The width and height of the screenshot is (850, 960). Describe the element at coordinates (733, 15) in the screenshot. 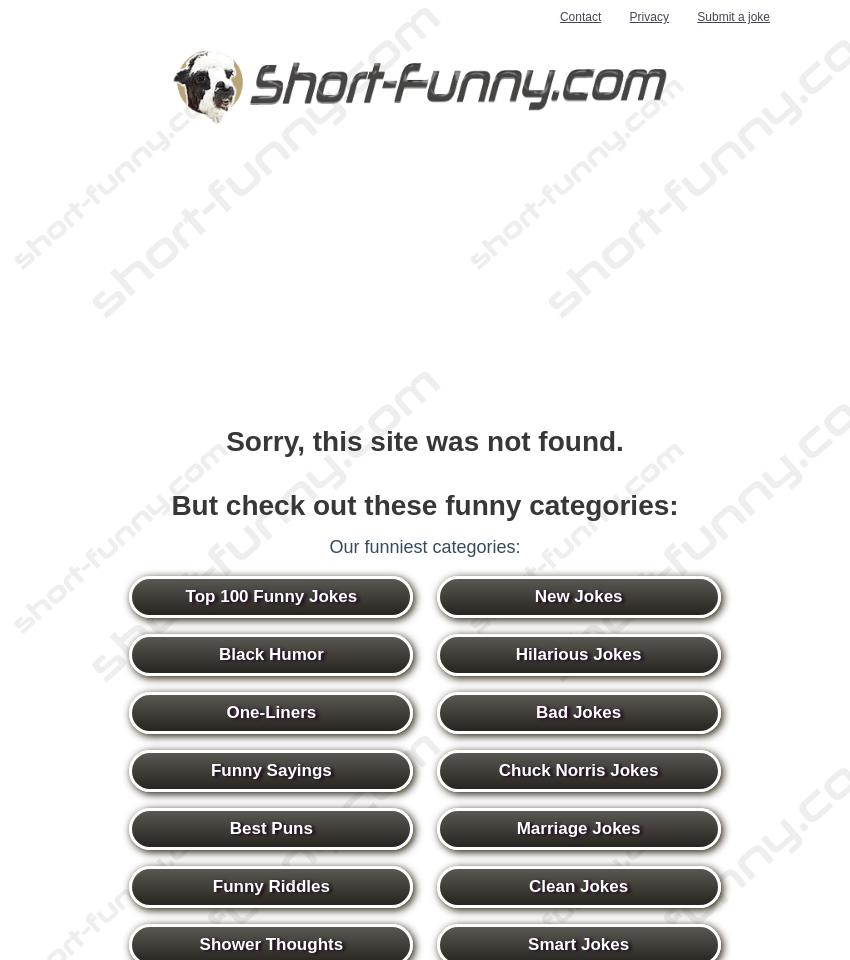

I see `'Submit a joke'` at that location.